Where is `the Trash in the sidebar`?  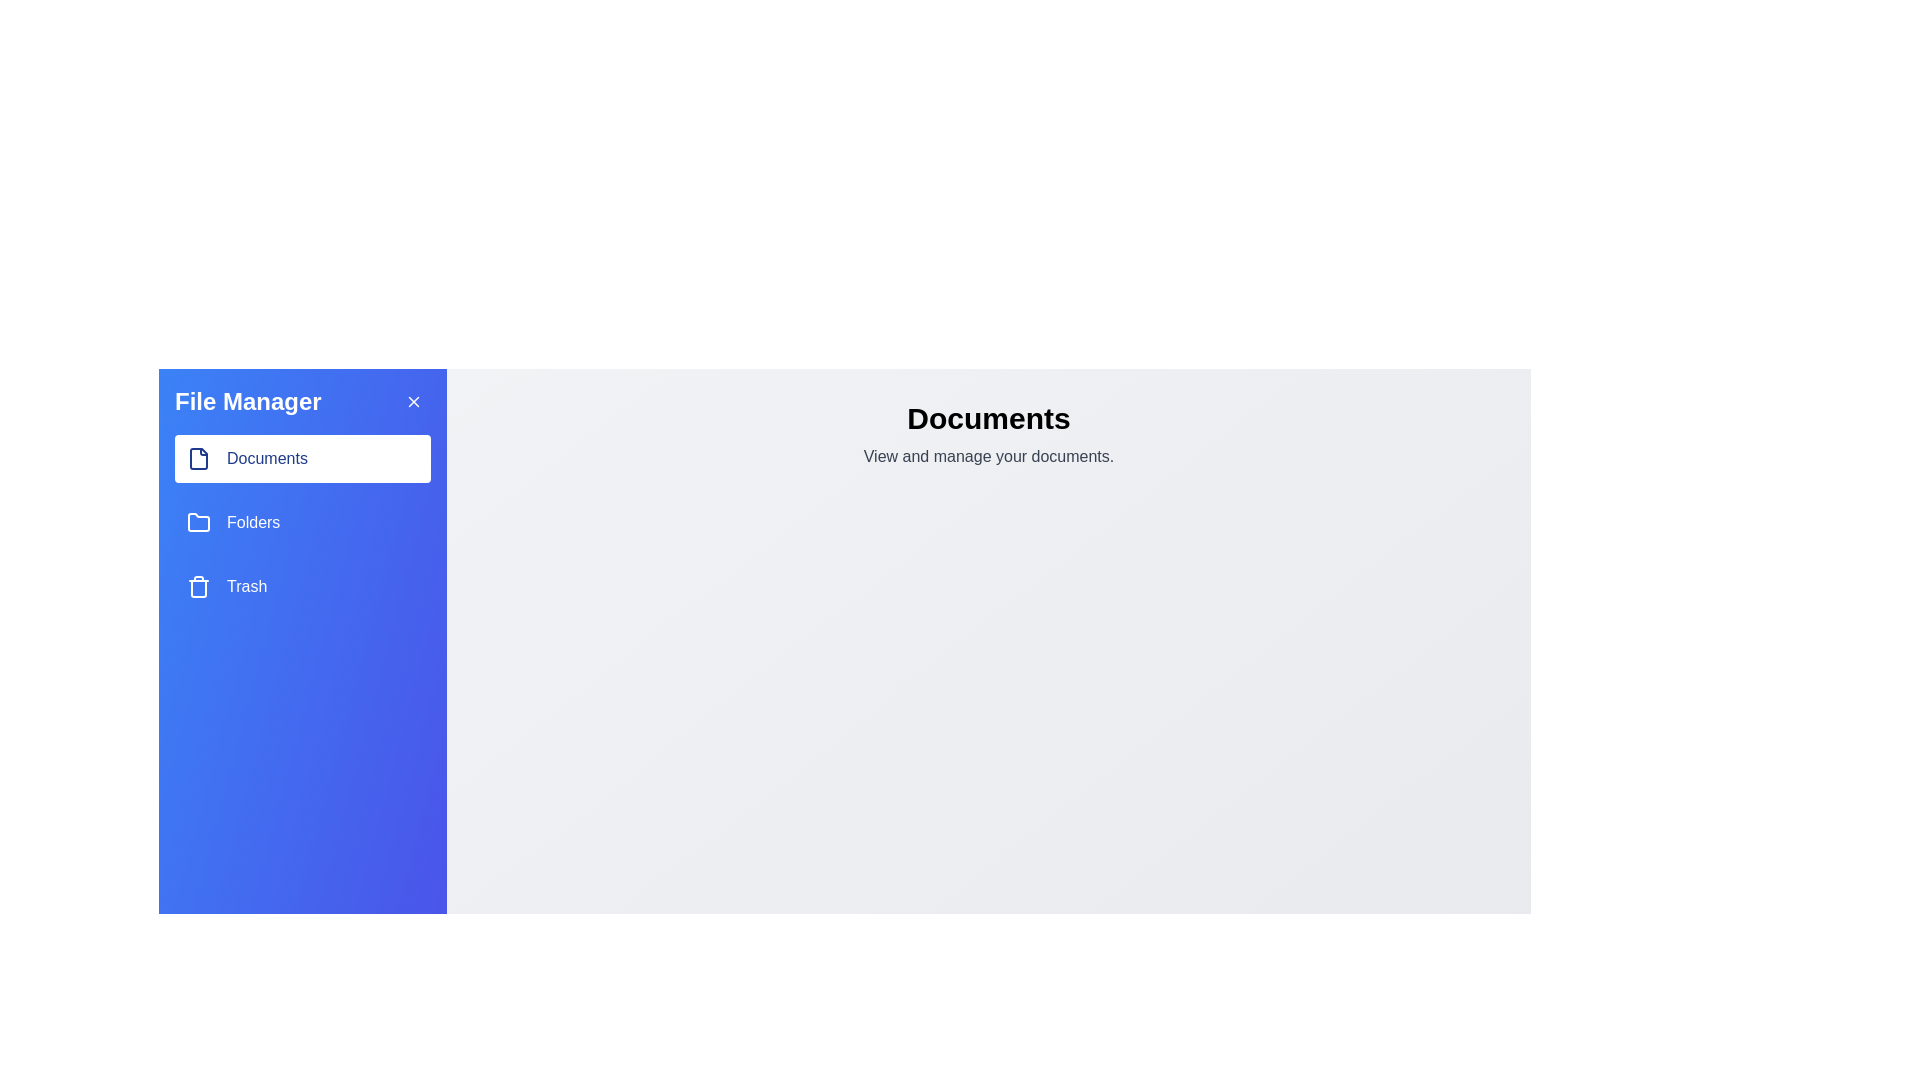
the Trash in the sidebar is located at coordinates (301, 585).